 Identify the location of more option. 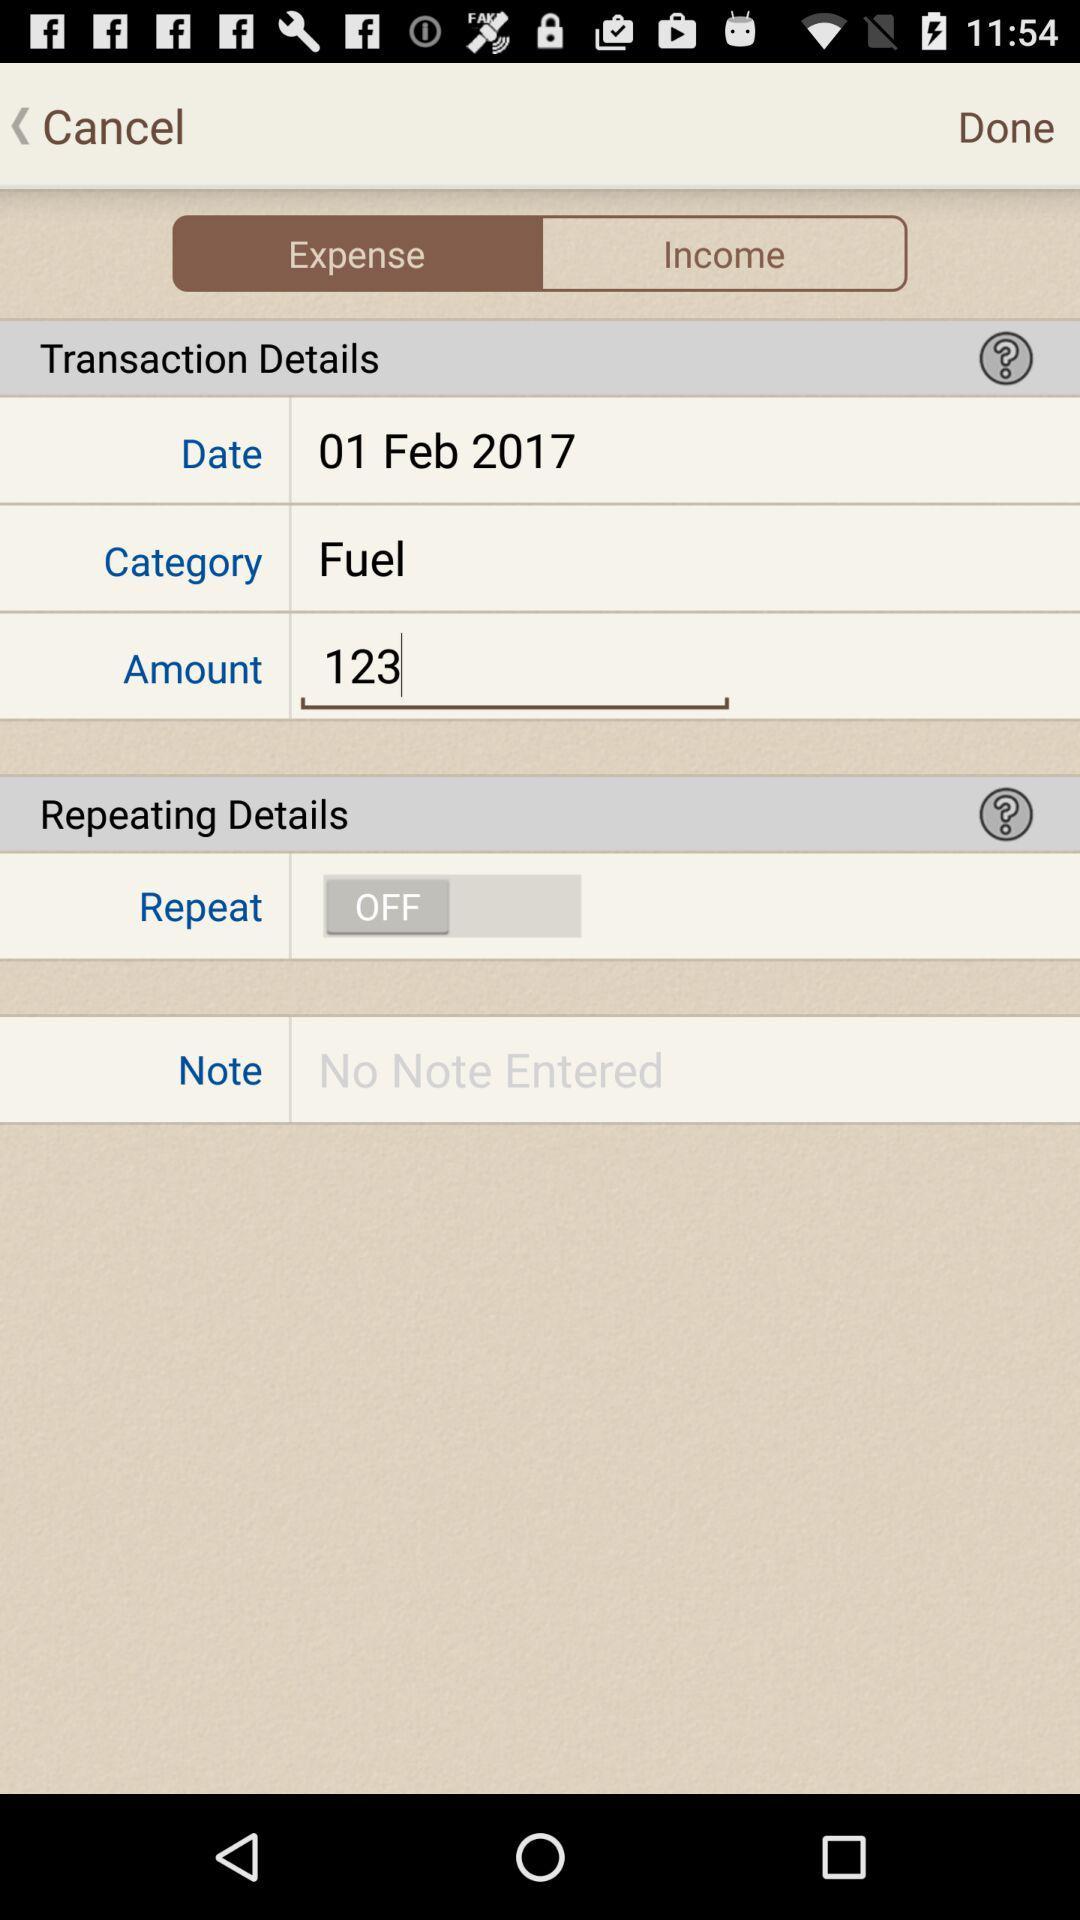
(1006, 357).